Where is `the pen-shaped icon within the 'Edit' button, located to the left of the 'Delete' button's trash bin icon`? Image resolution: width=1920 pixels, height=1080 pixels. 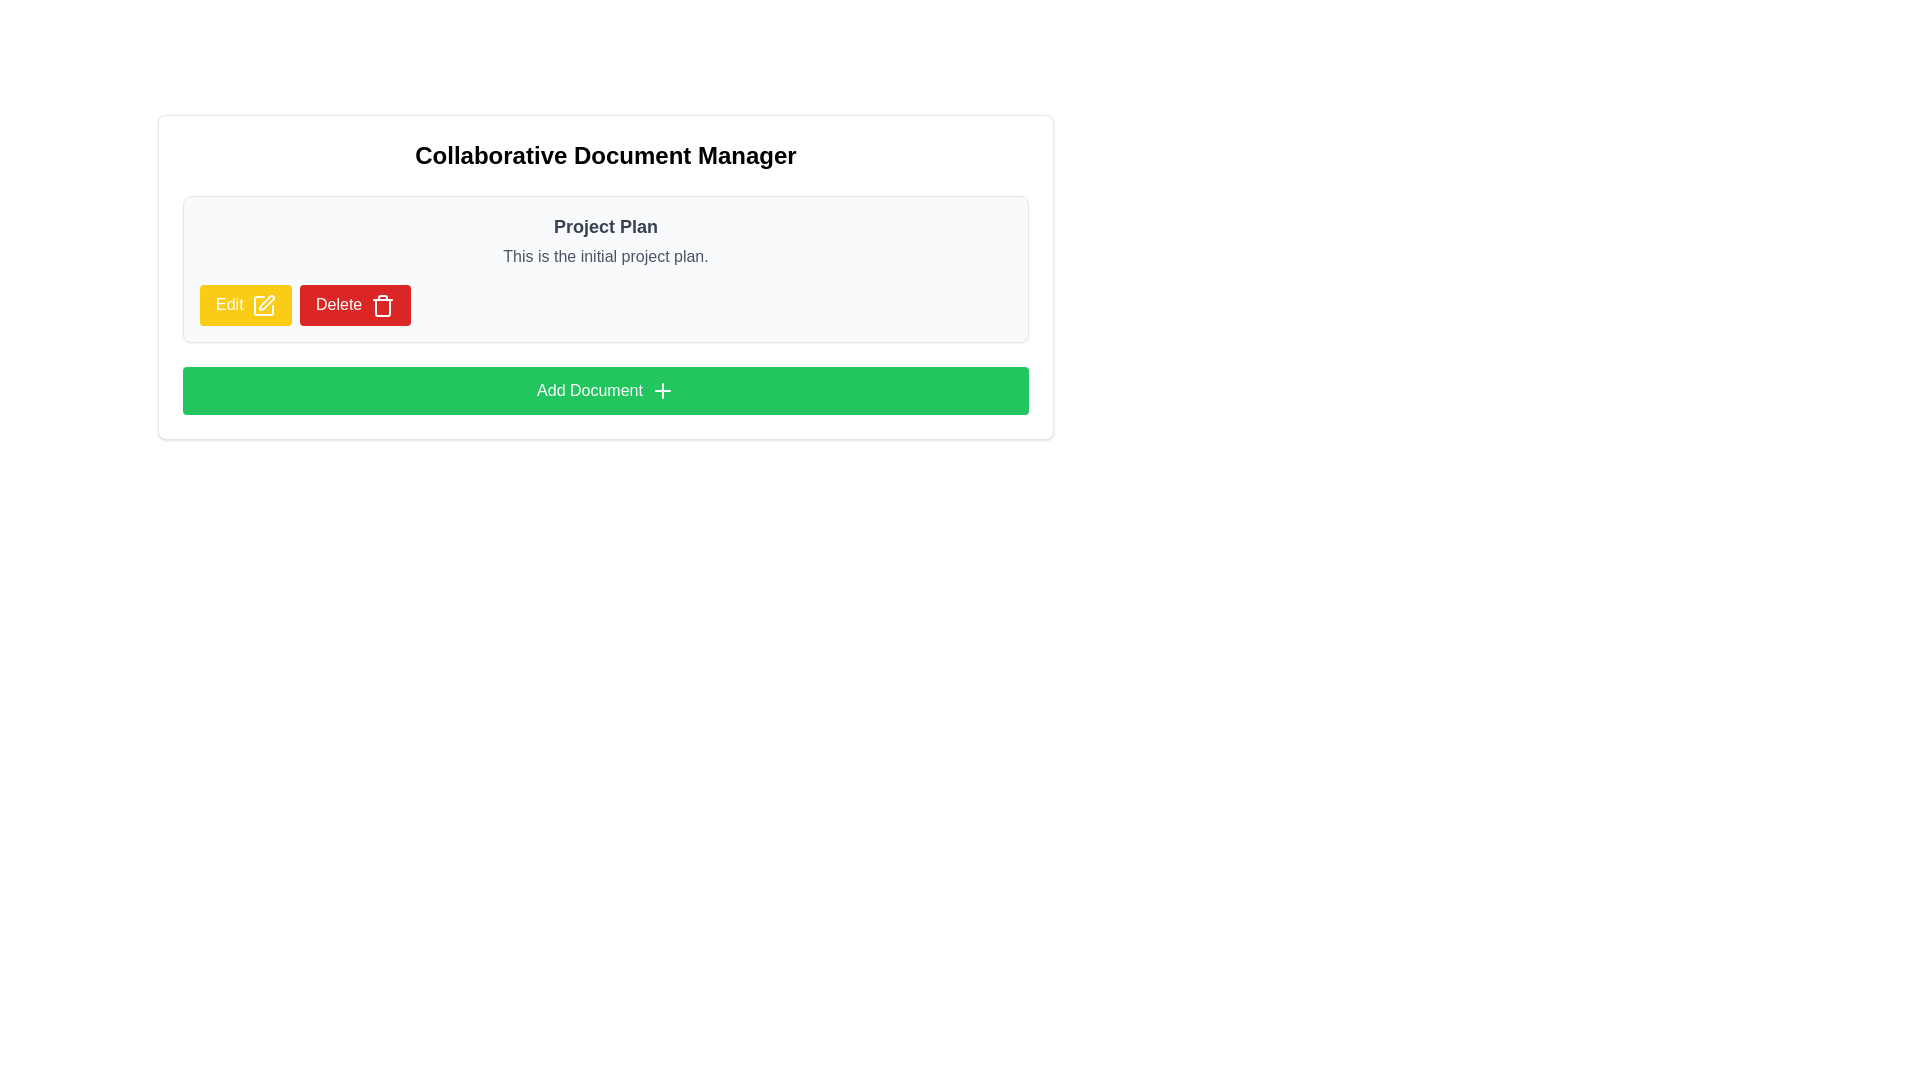
the pen-shaped icon within the 'Edit' button, located to the left of the 'Delete' button's trash bin icon is located at coordinates (266, 302).